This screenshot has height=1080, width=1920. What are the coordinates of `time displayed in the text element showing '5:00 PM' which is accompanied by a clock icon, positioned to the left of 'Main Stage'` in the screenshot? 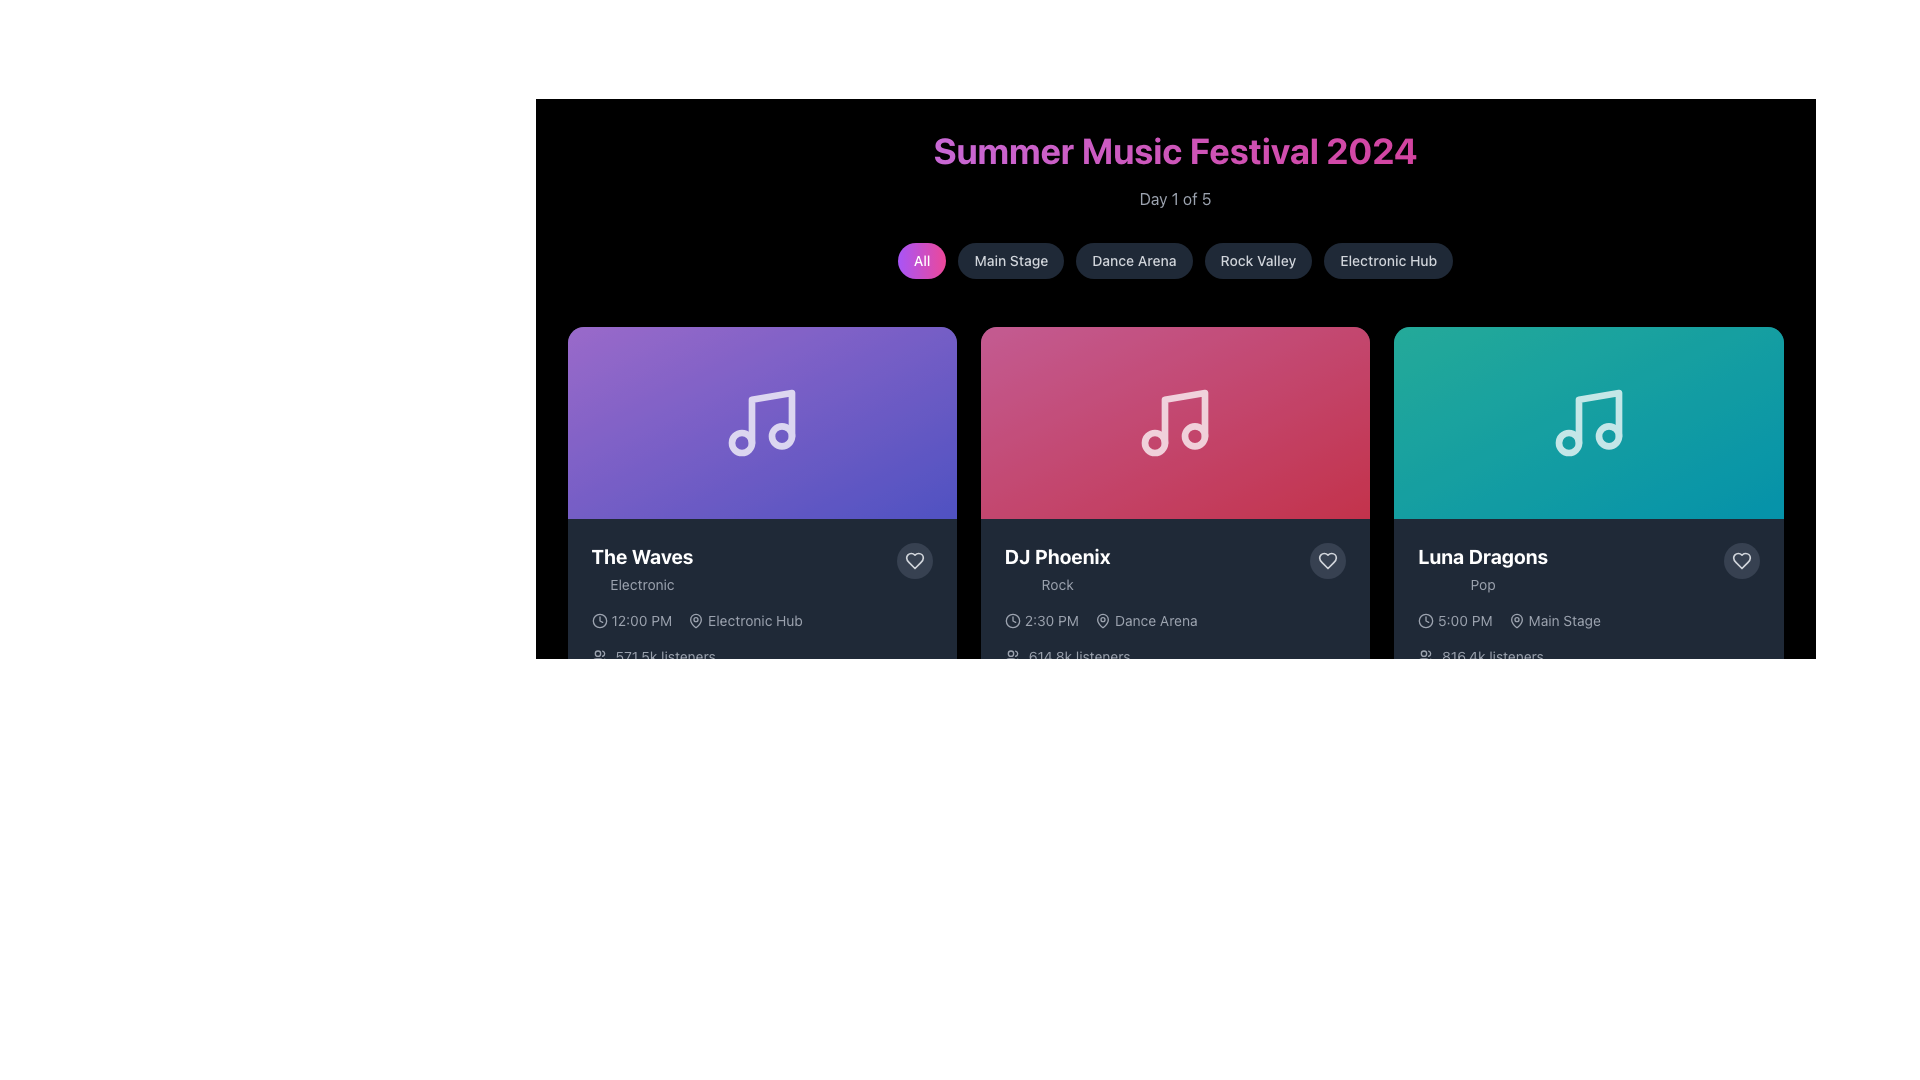 It's located at (1455, 620).